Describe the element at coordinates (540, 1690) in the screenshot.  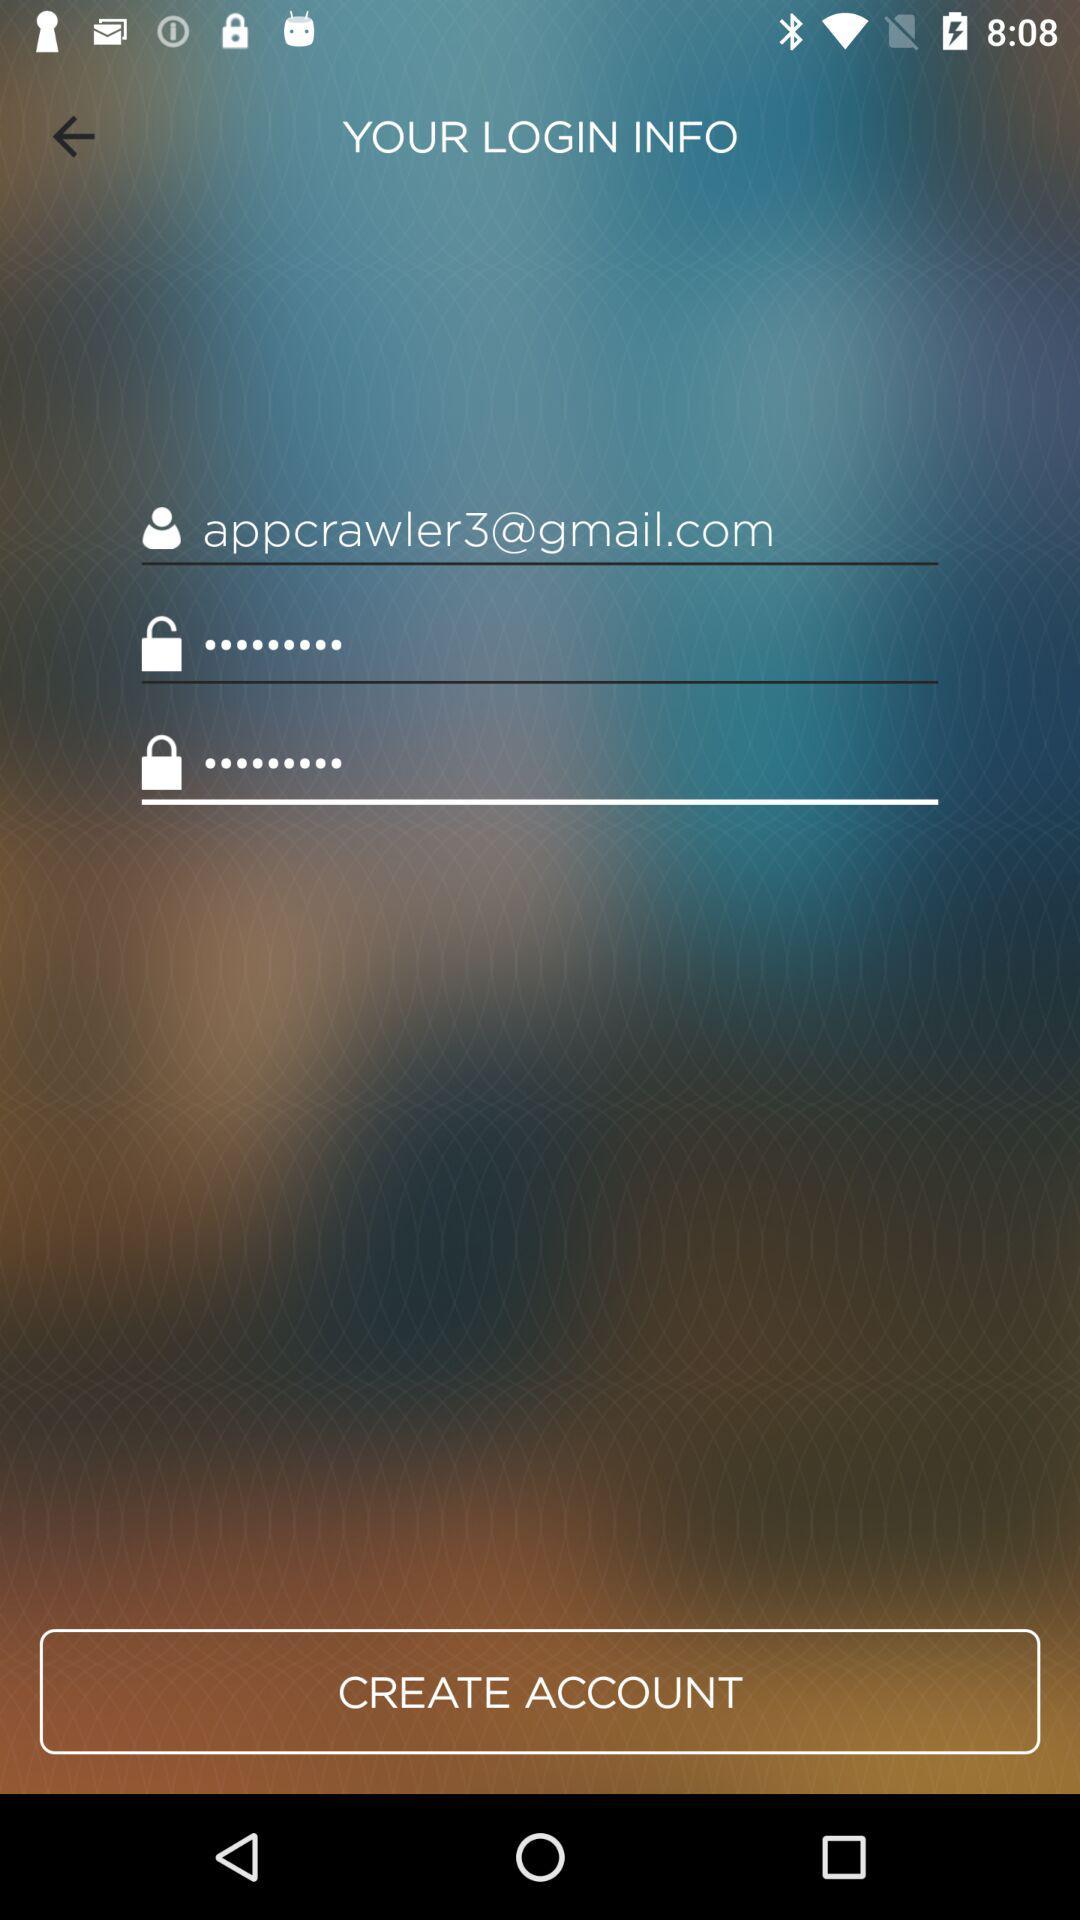
I see `the create account button` at that location.